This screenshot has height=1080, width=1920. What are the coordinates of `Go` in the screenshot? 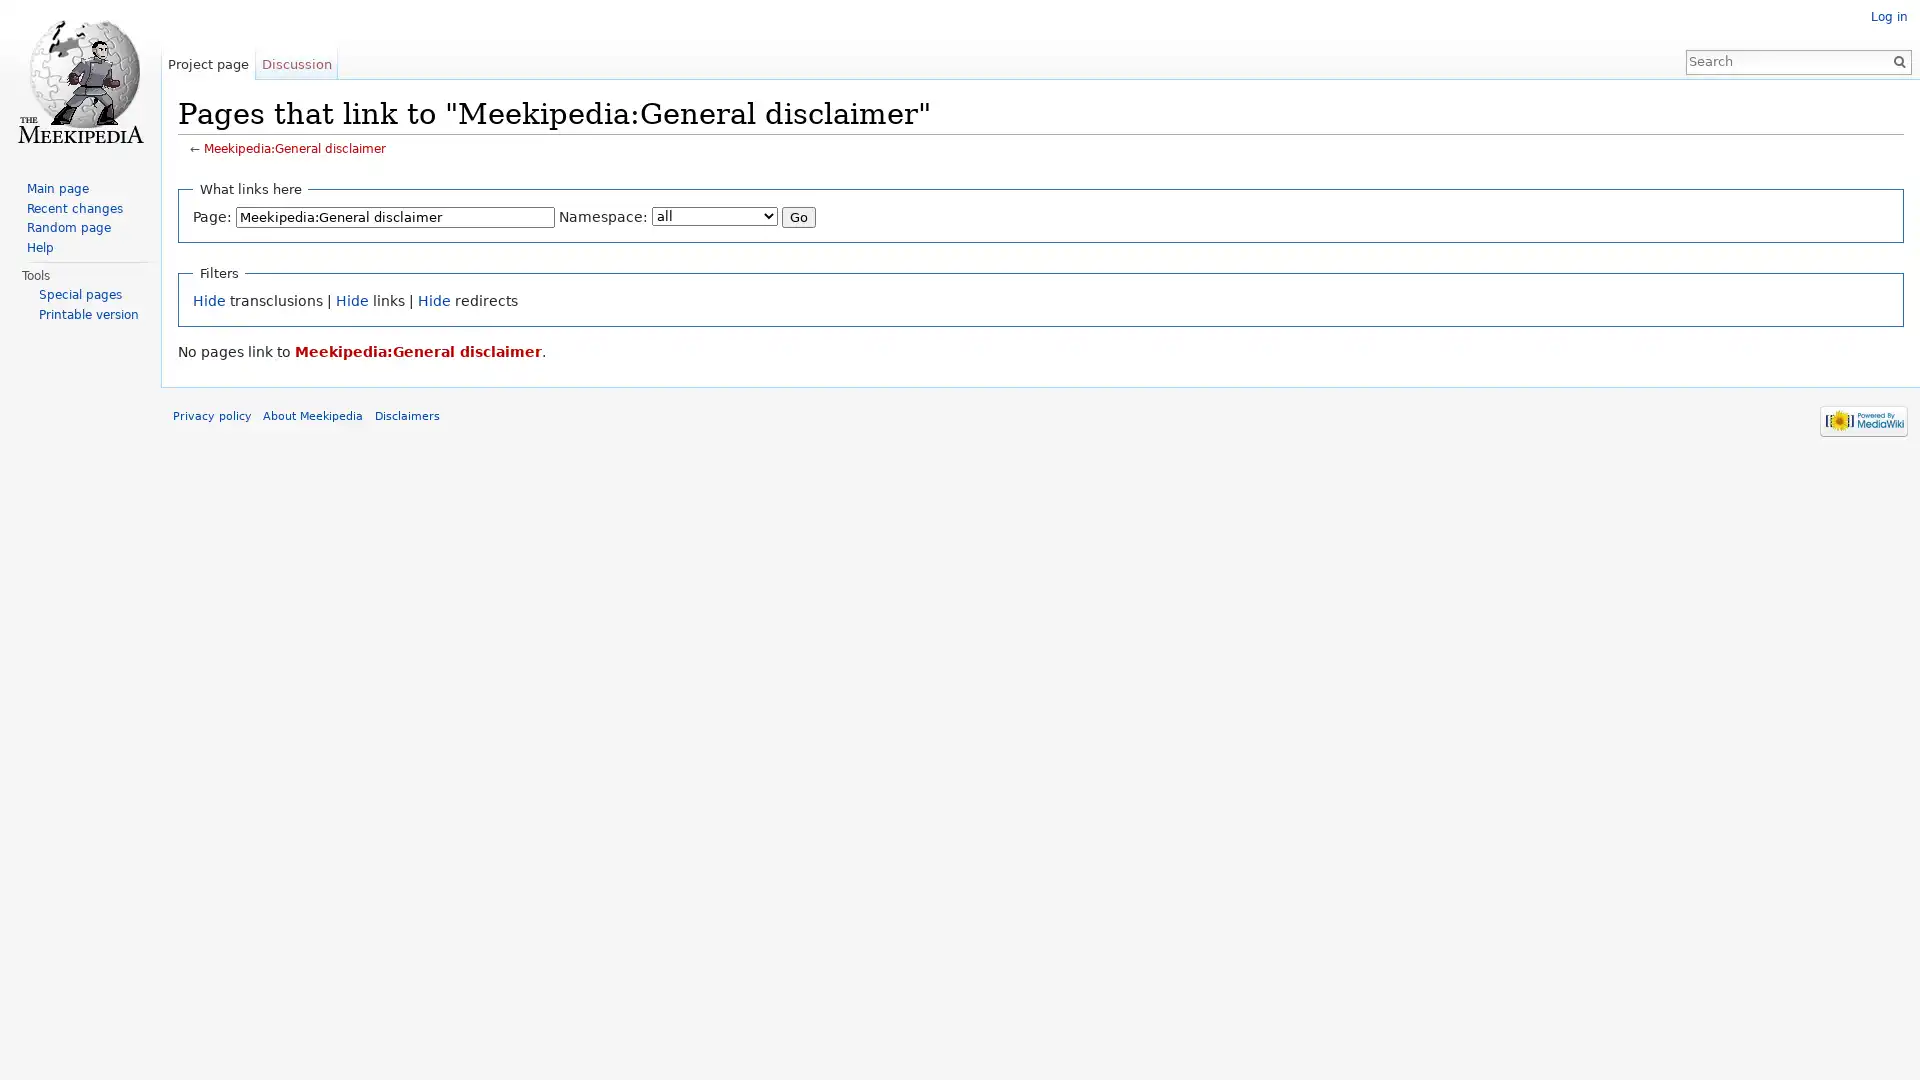 It's located at (821, 220).